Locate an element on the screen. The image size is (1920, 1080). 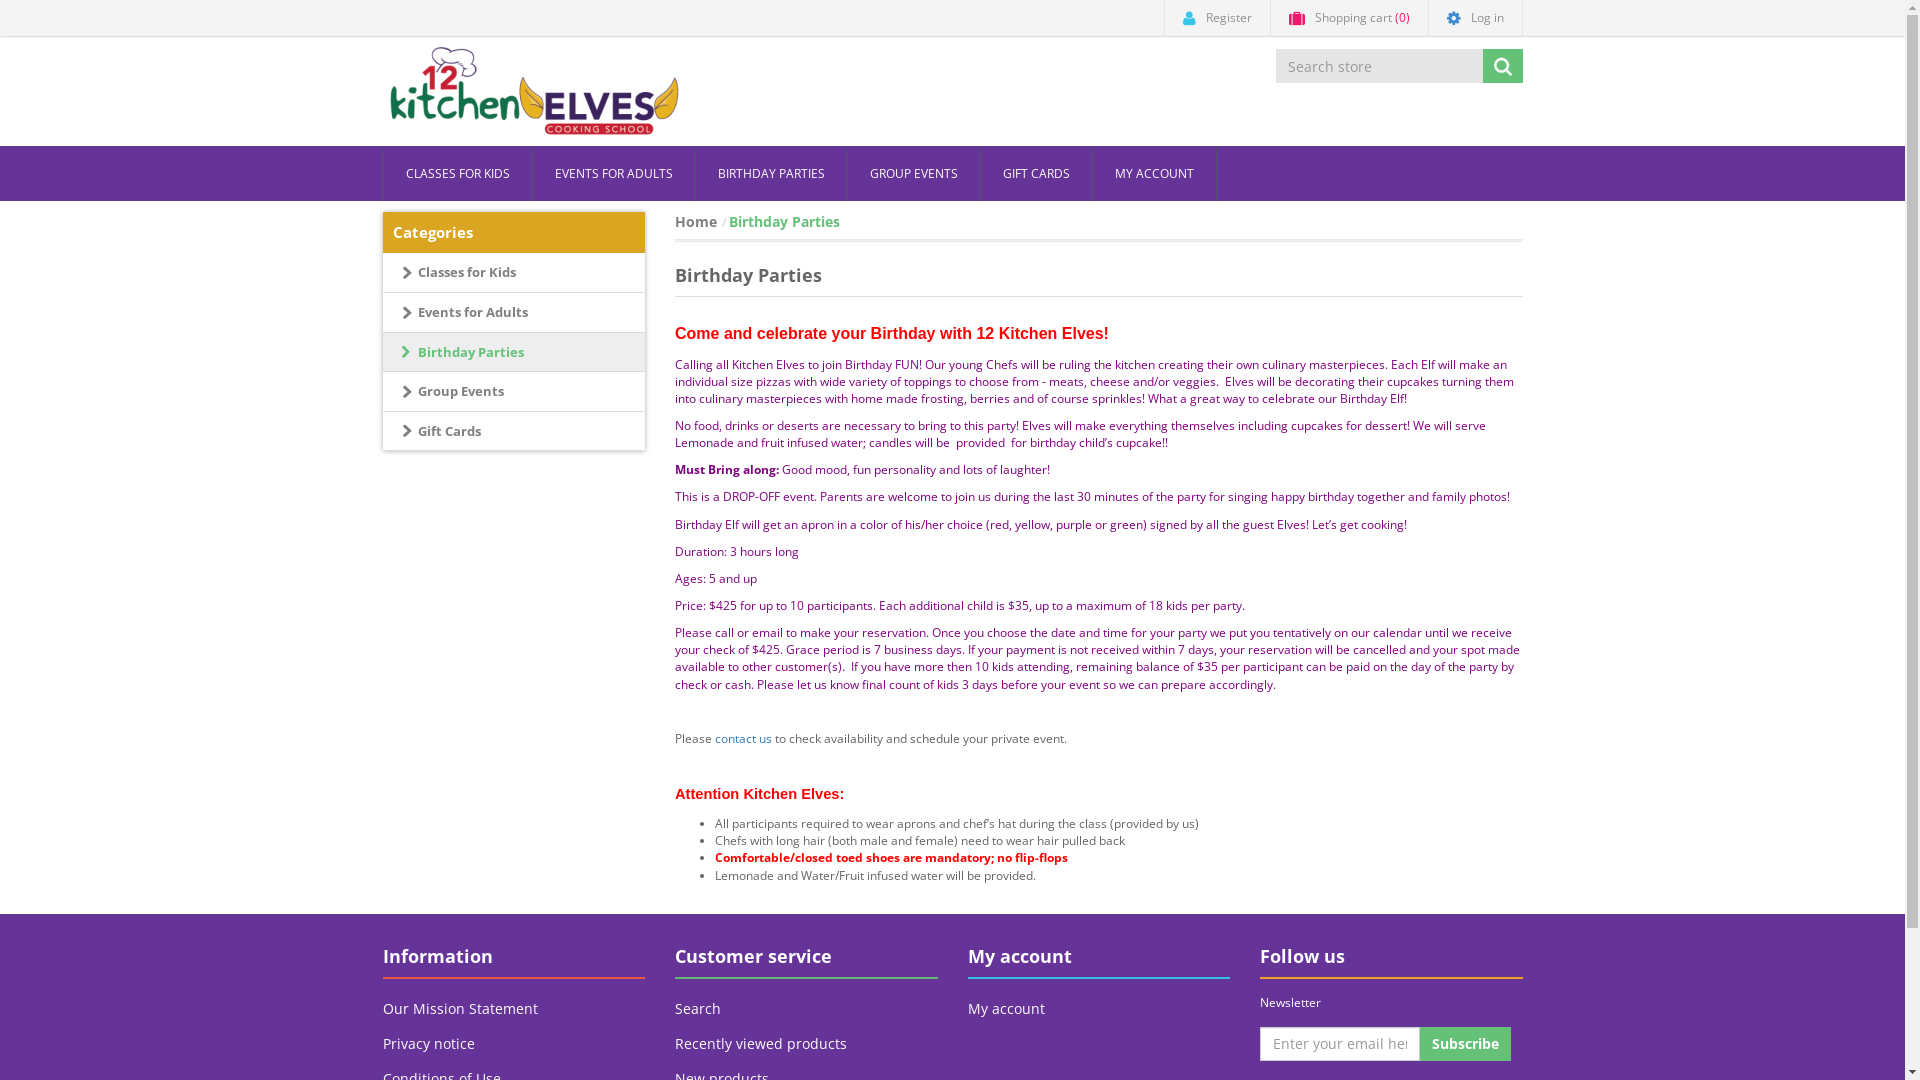
'Register' is located at coordinates (1216, 18).